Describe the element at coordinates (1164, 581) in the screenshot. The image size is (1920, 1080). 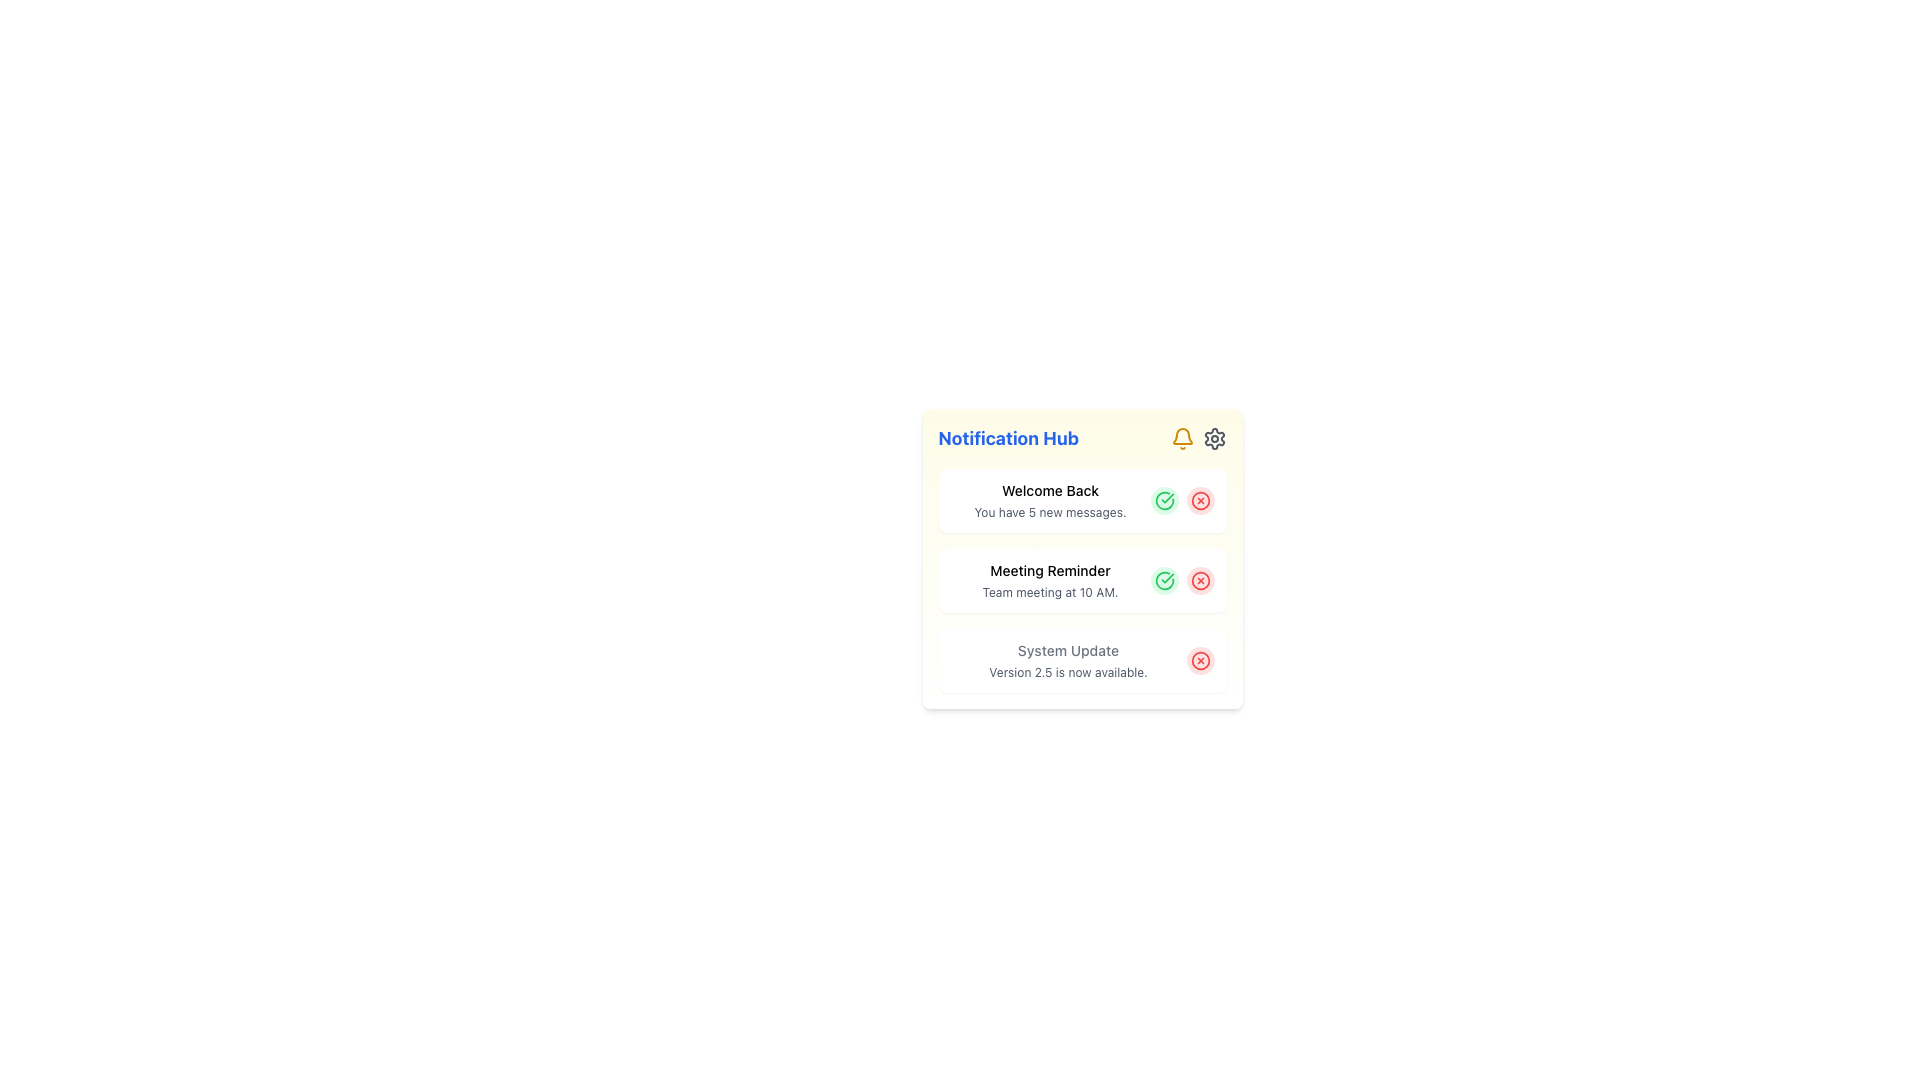
I see `the confirmation/success icon located to the right of the text 'Meeting Reminder' in the second row of the notification list` at that location.